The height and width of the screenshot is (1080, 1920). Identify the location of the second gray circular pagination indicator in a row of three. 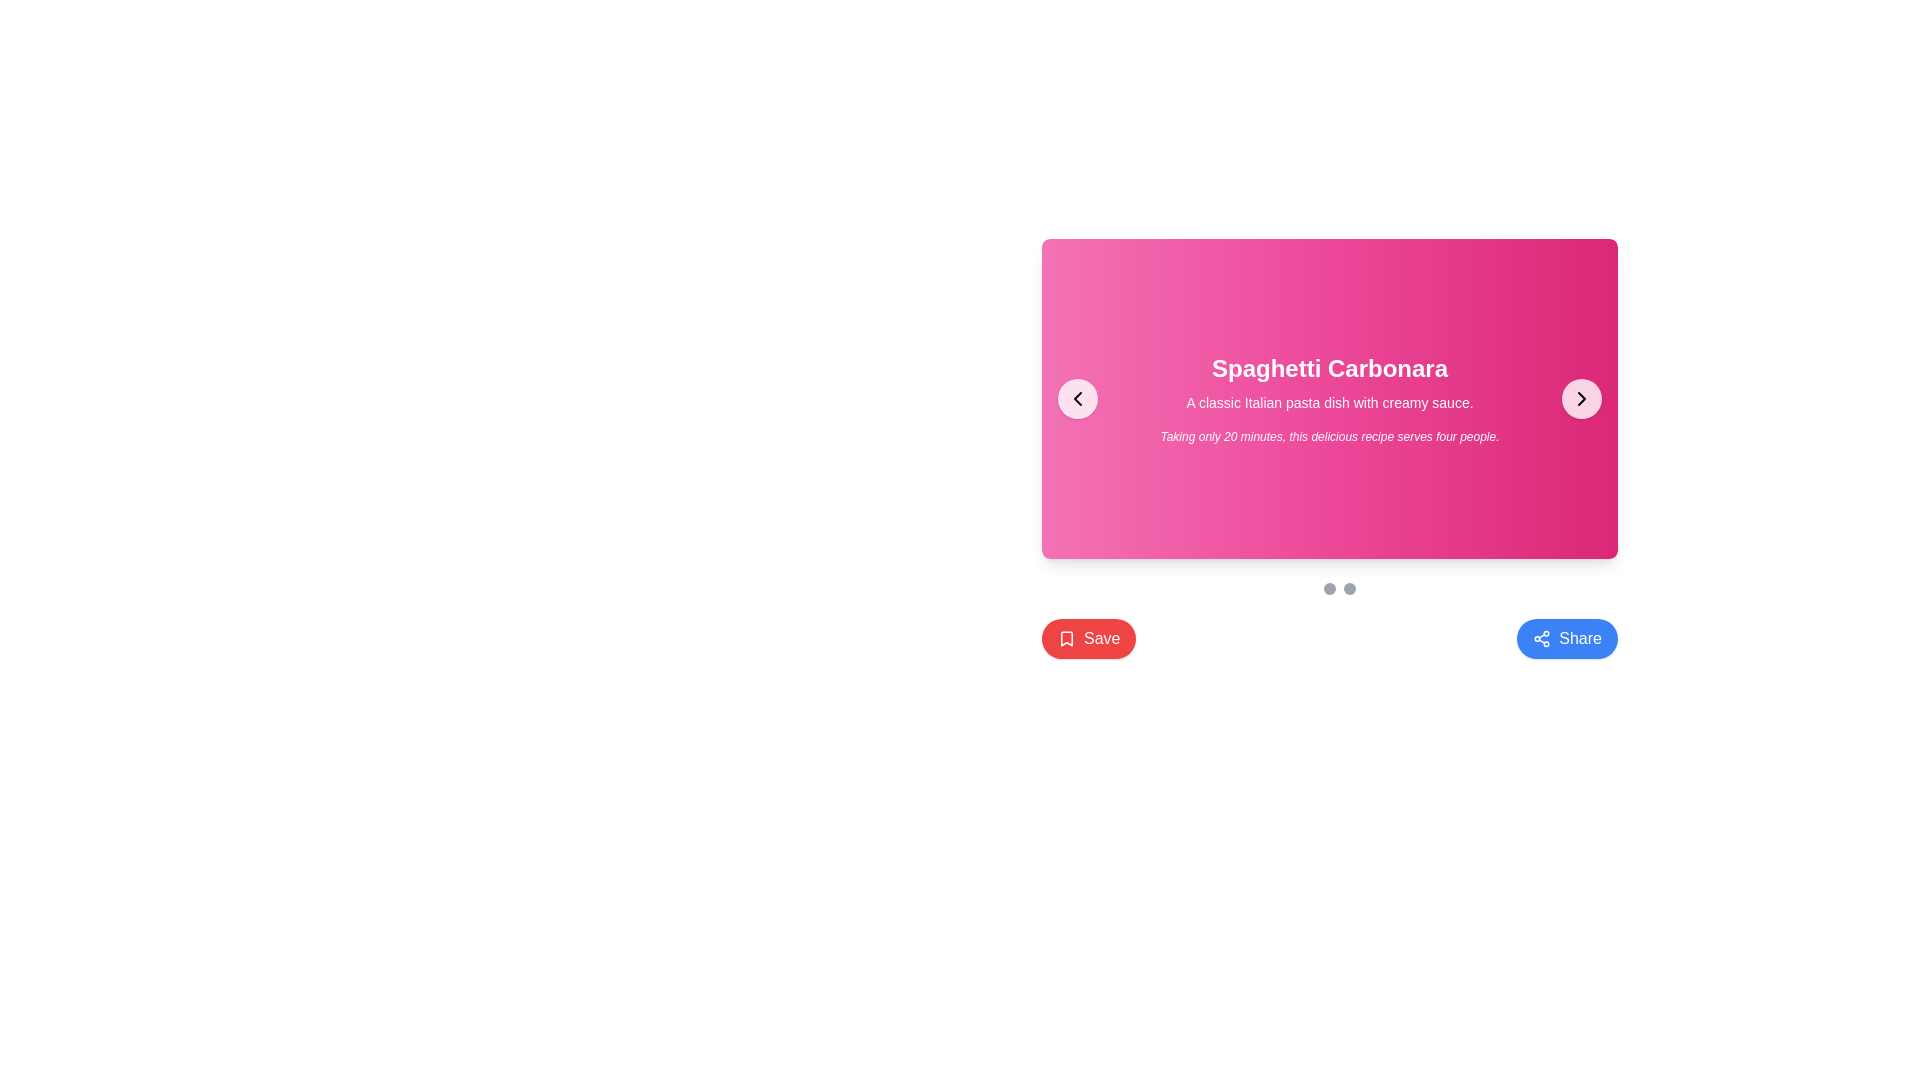
(1329, 588).